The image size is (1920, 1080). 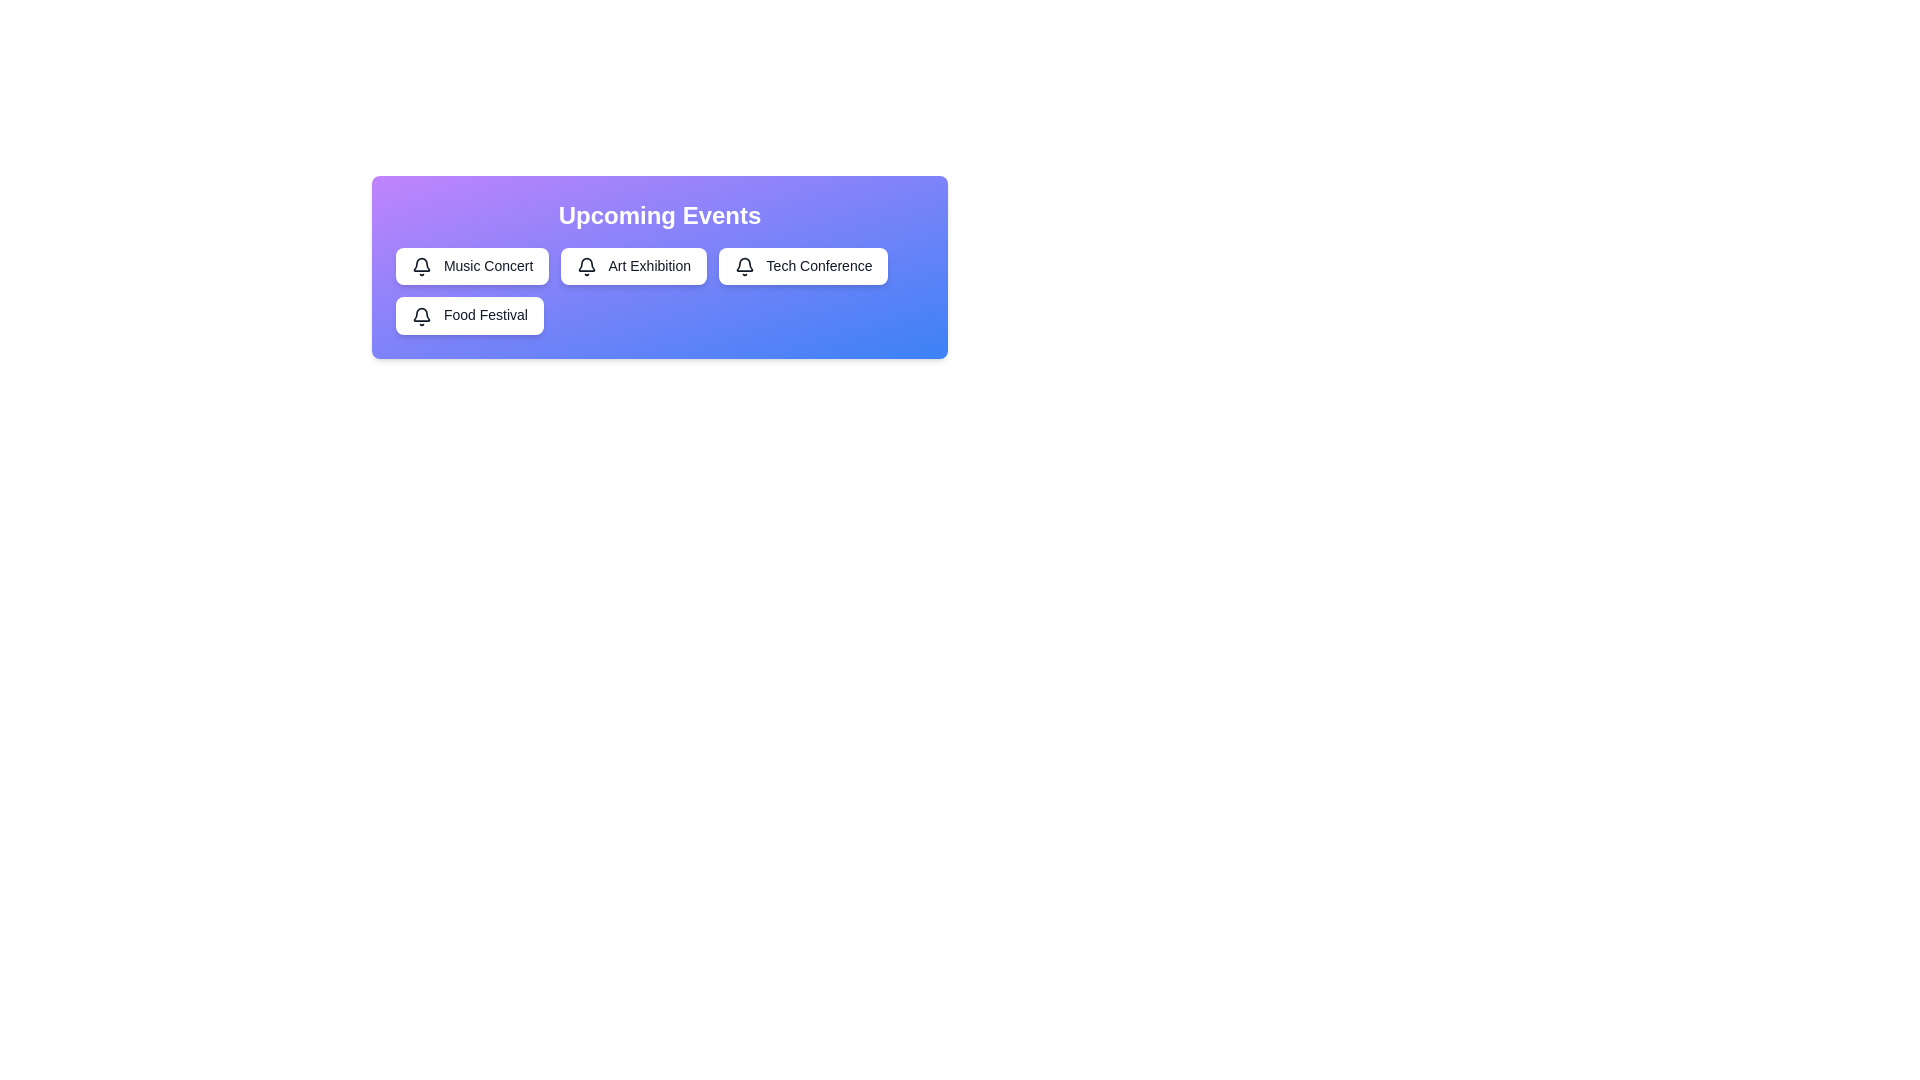 I want to click on the icon next to the event Art Exhibition, so click(x=585, y=265).